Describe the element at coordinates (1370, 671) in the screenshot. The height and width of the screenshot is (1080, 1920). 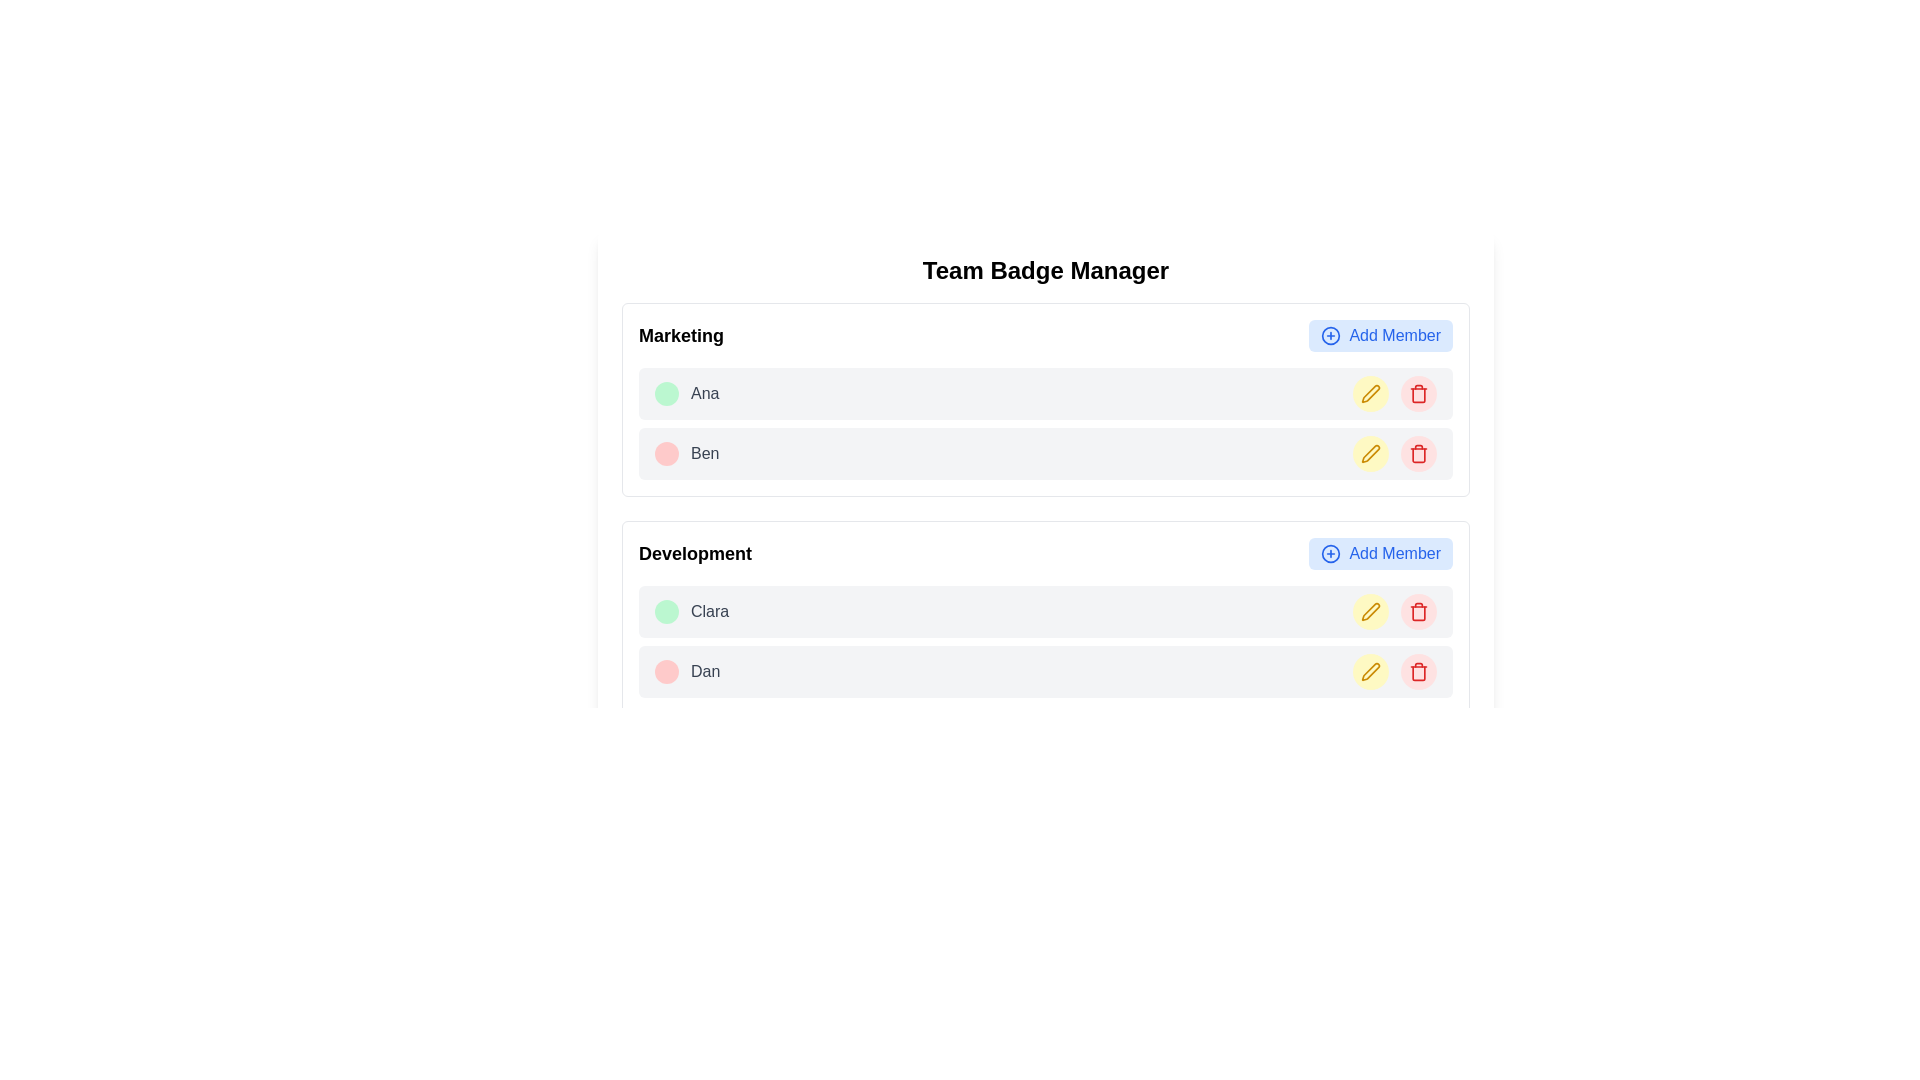
I see `the 'Edit Member' button located in the 'Development' team section next to the member 'Dan'` at that location.